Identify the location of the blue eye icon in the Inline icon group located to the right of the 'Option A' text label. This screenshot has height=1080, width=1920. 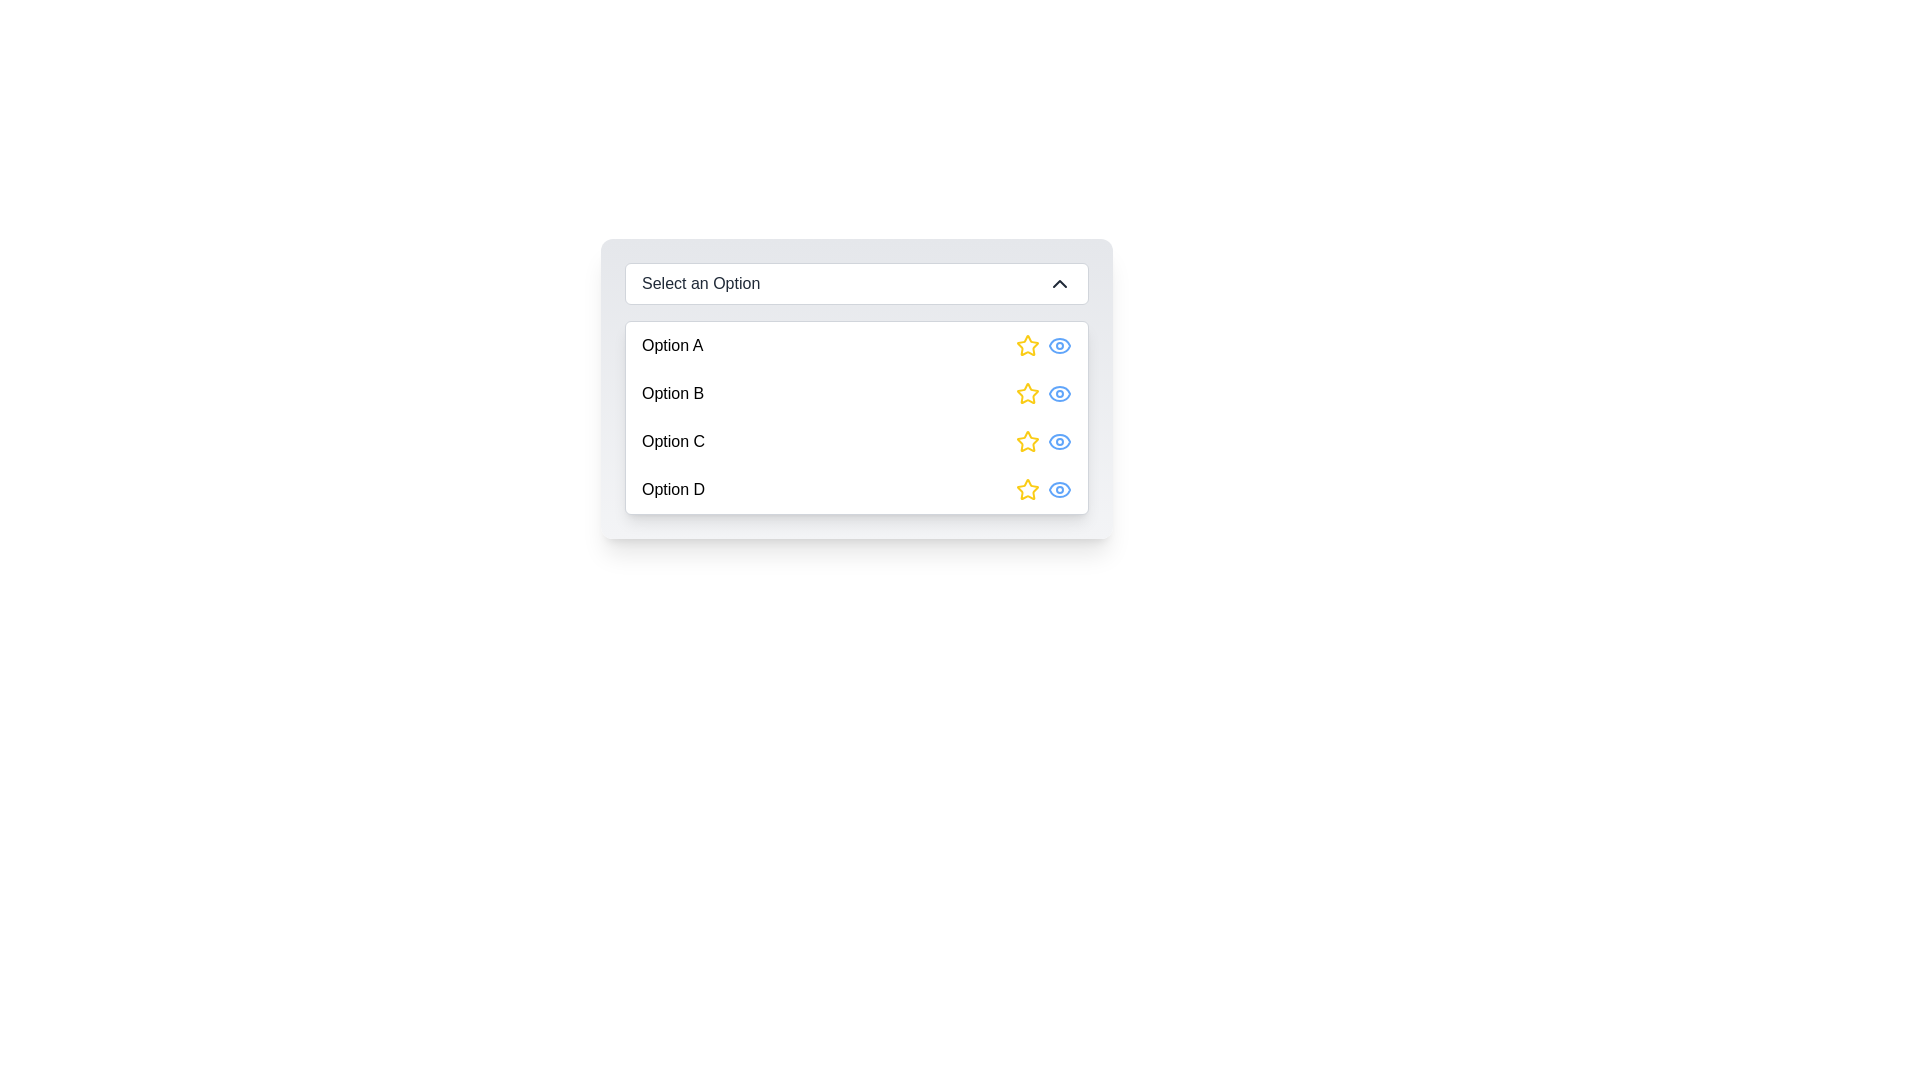
(1042, 345).